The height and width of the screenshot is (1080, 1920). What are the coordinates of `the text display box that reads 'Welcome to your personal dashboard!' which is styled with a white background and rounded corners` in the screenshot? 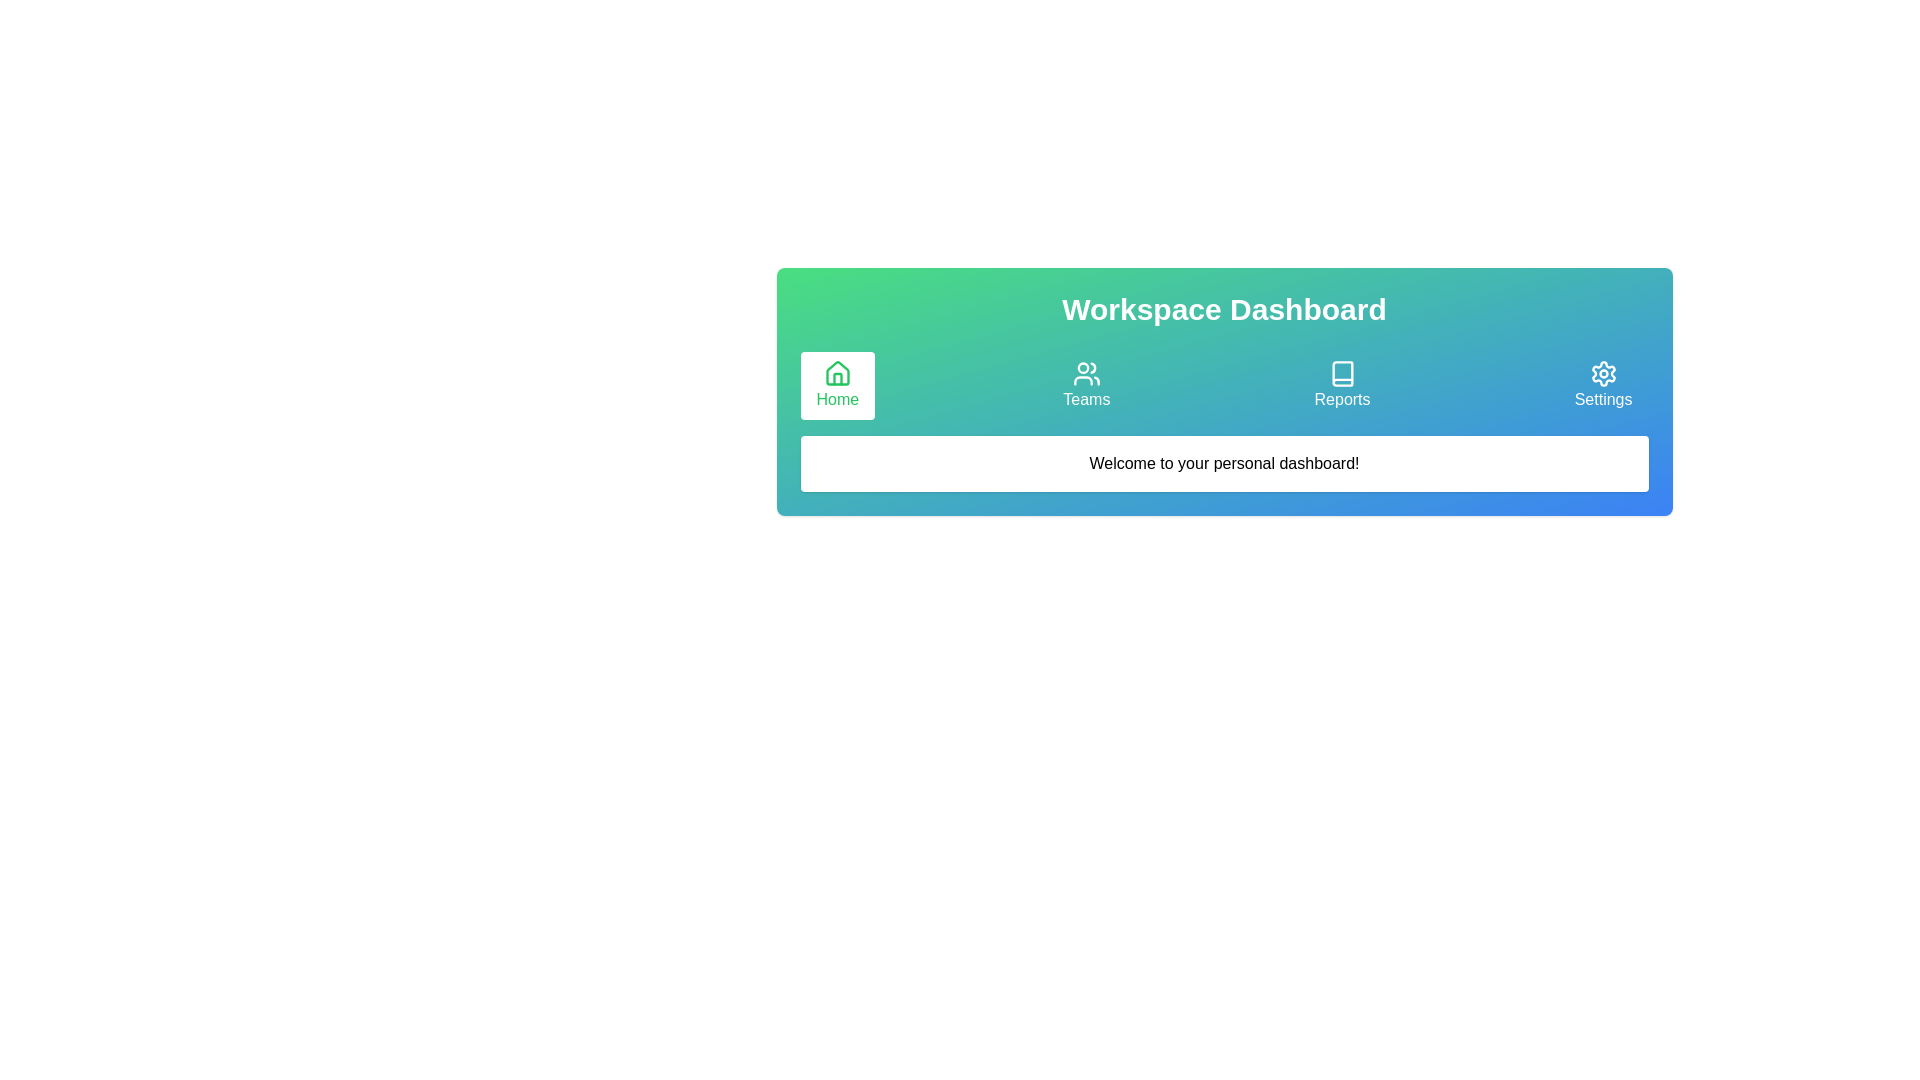 It's located at (1223, 463).